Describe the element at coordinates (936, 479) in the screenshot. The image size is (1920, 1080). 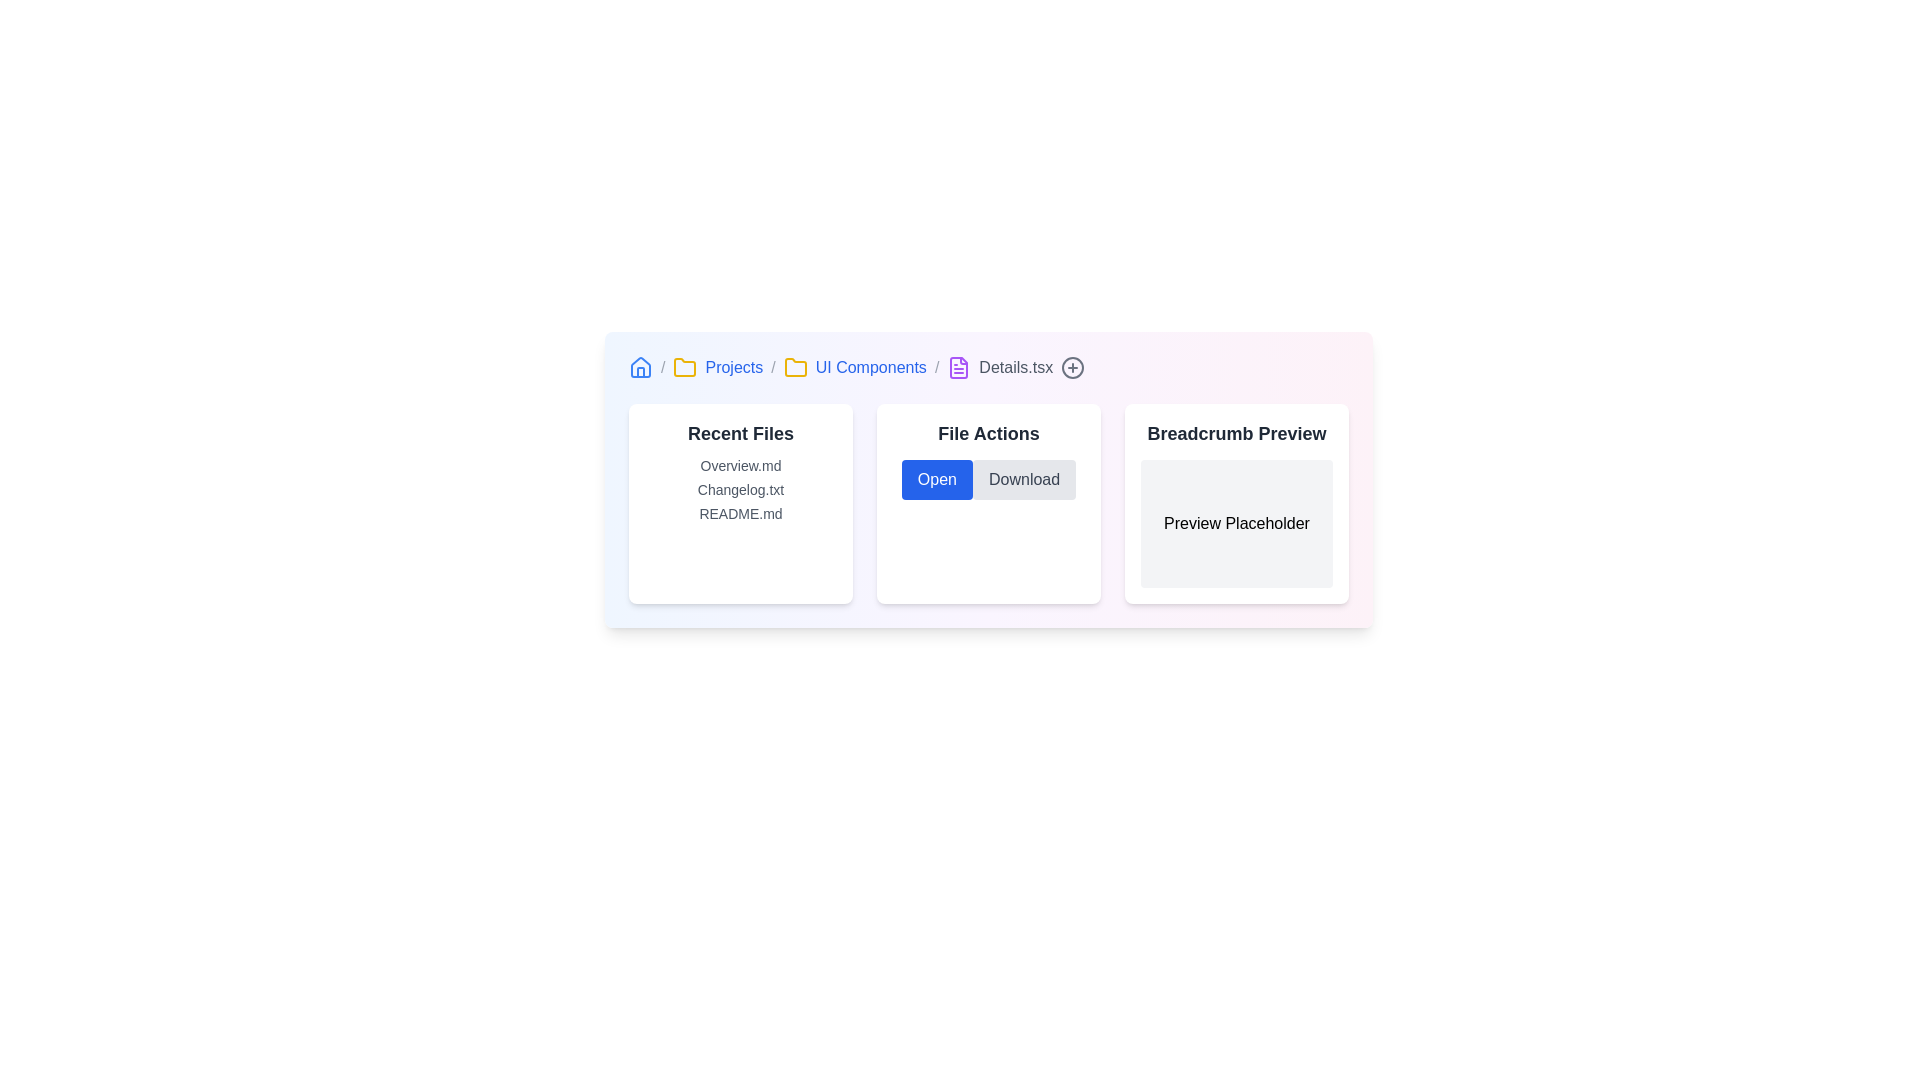
I see `the 'Open' button located in the 'File Actions' section` at that location.